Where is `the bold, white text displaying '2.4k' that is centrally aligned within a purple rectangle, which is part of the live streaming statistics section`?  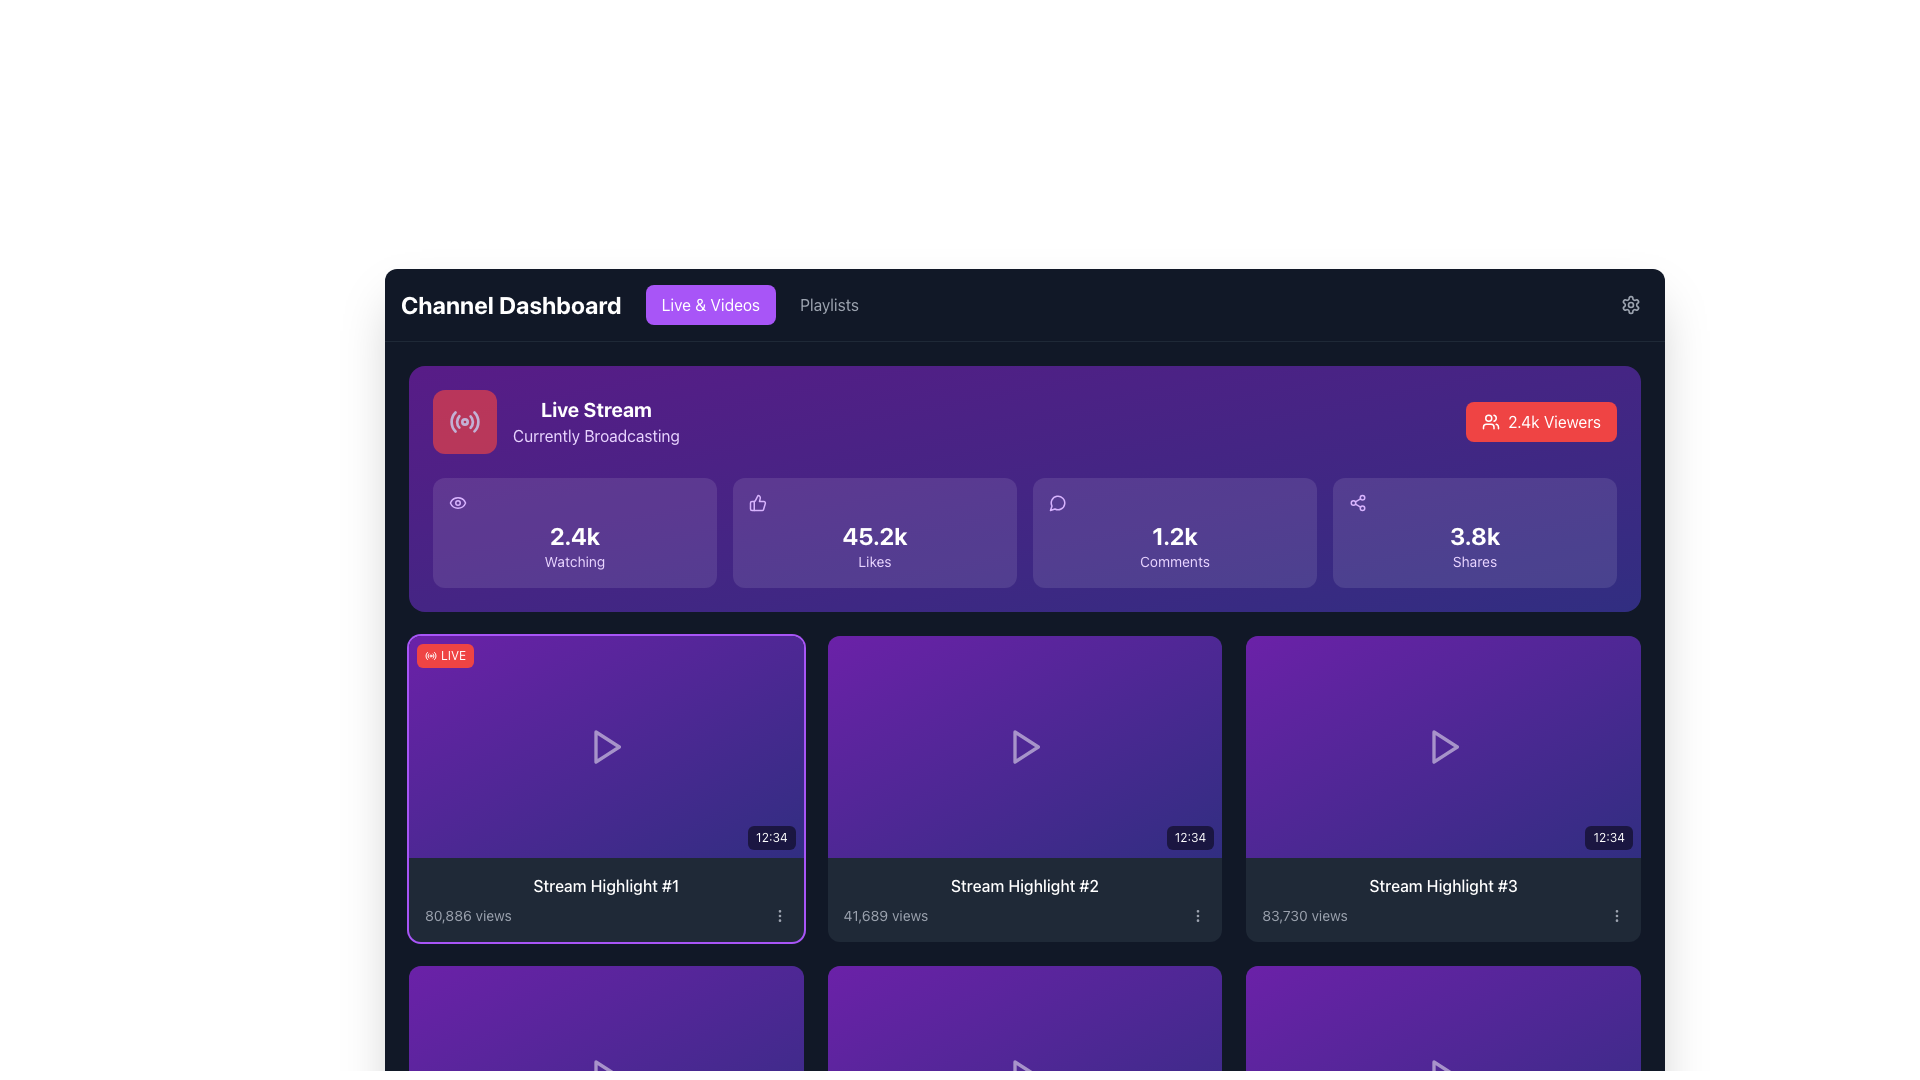 the bold, white text displaying '2.4k' that is centrally aligned within a purple rectangle, which is part of the live streaming statistics section is located at coordinates (574, 535).